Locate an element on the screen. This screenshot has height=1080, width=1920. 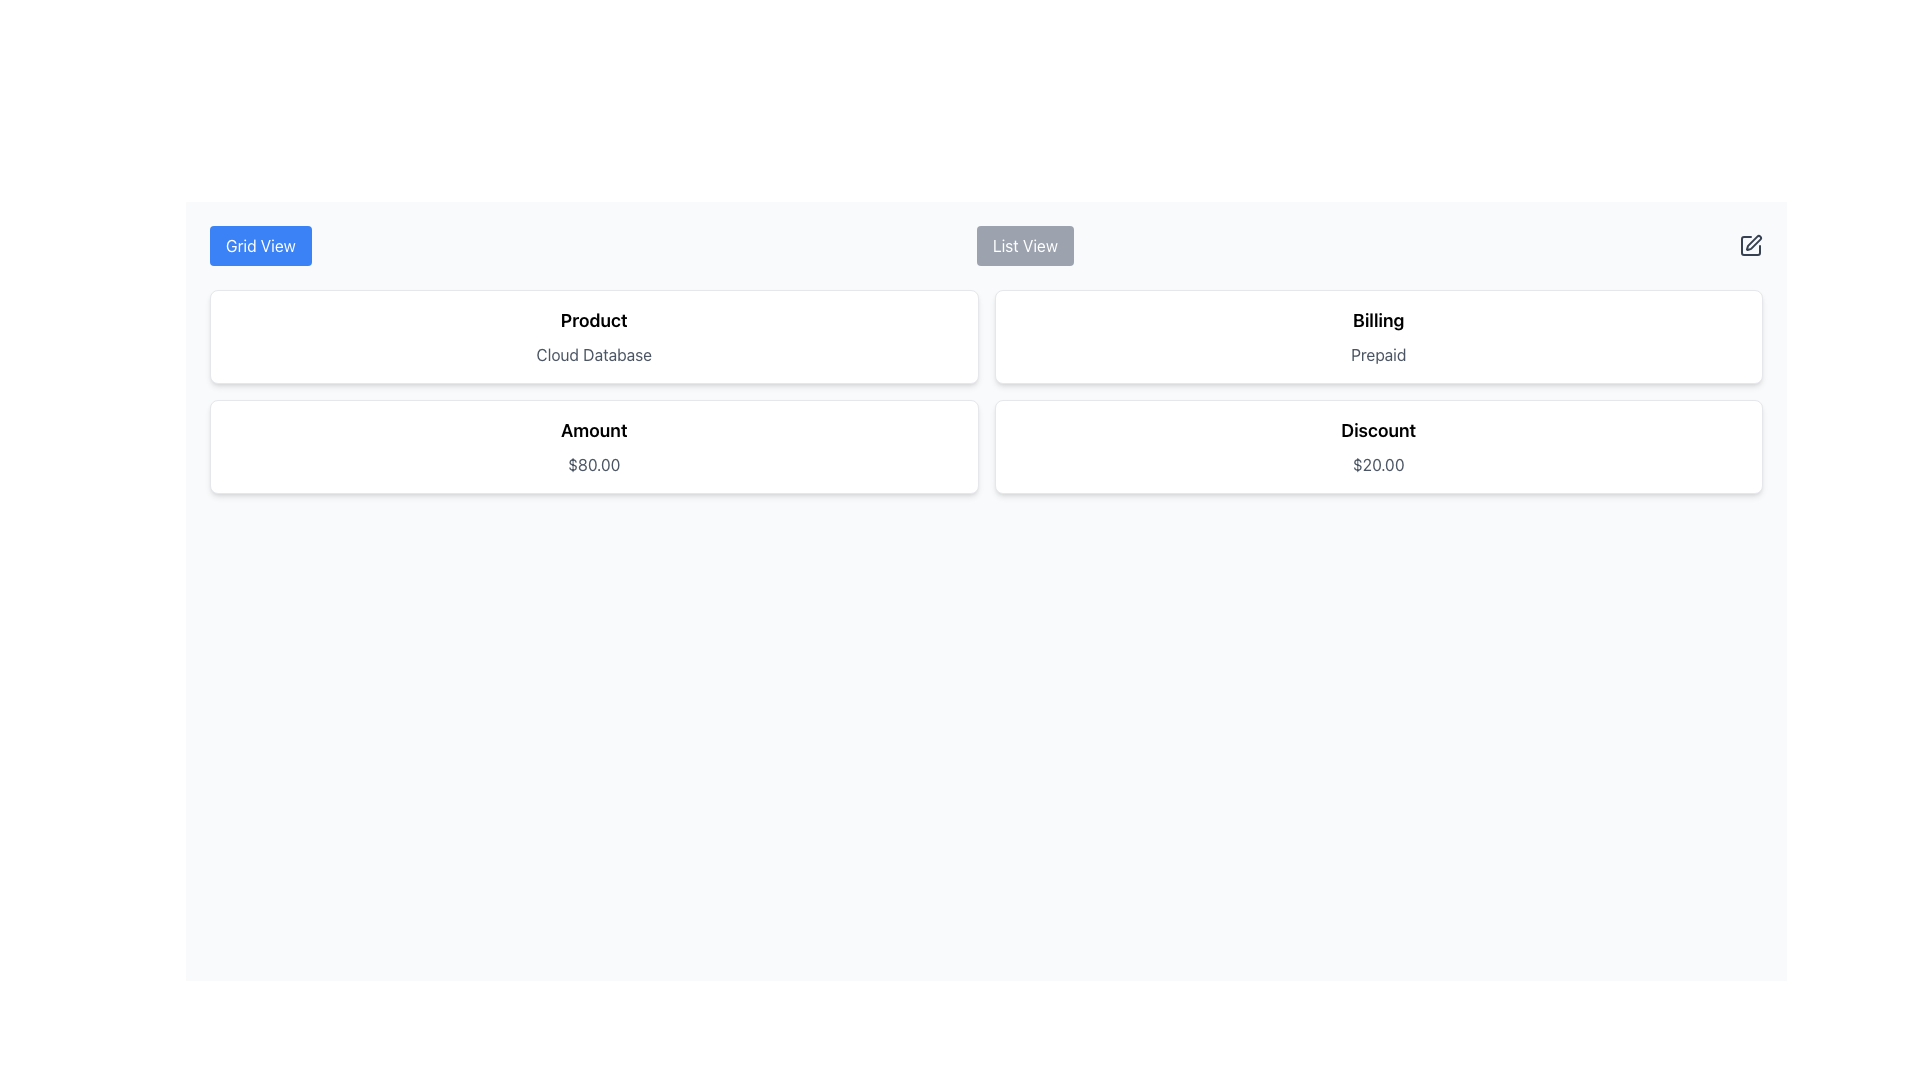
the display card showing the amount $80.00, which is the third card in the grid layout located below the 'Product' card and to the left of the 'Discount' card for interaction feedback is located at coordinates (593, 446).